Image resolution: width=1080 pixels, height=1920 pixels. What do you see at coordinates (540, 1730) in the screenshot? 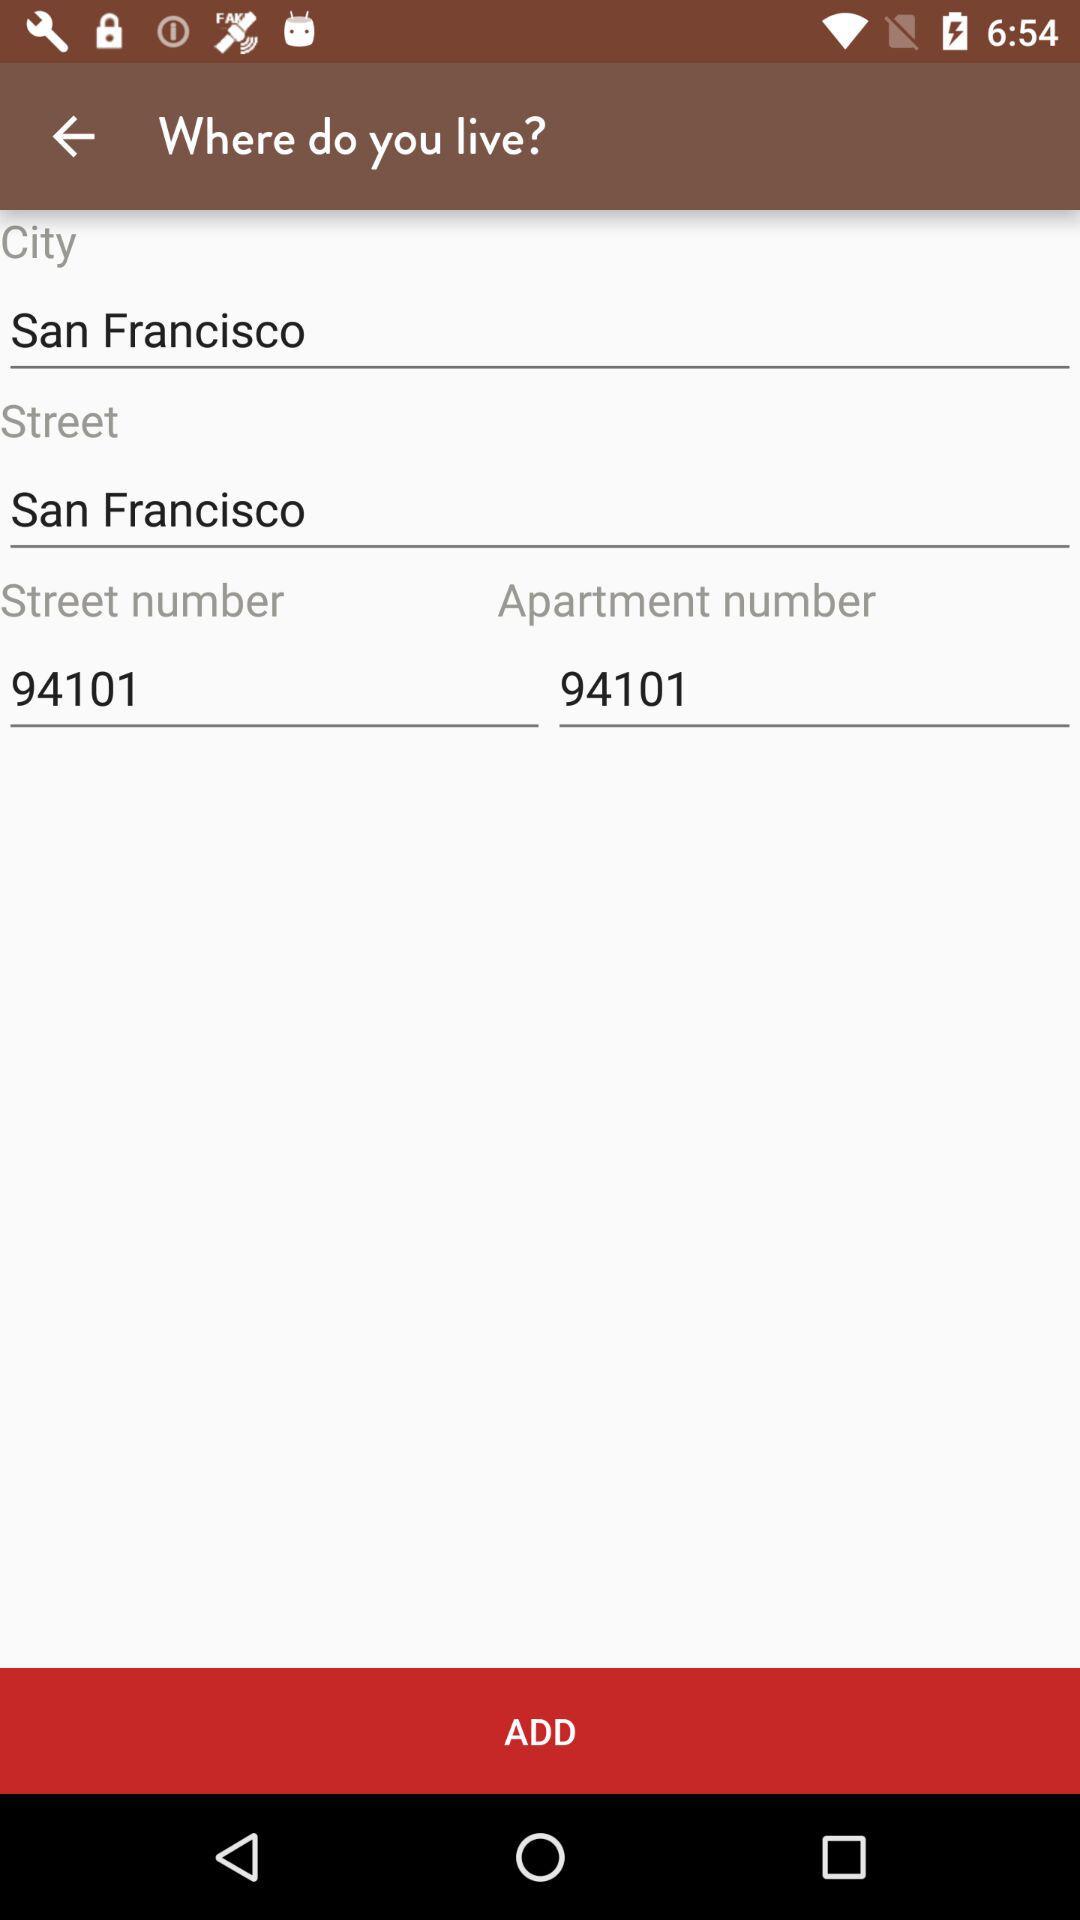
I see `the add` at bounding box center [540, 1730].